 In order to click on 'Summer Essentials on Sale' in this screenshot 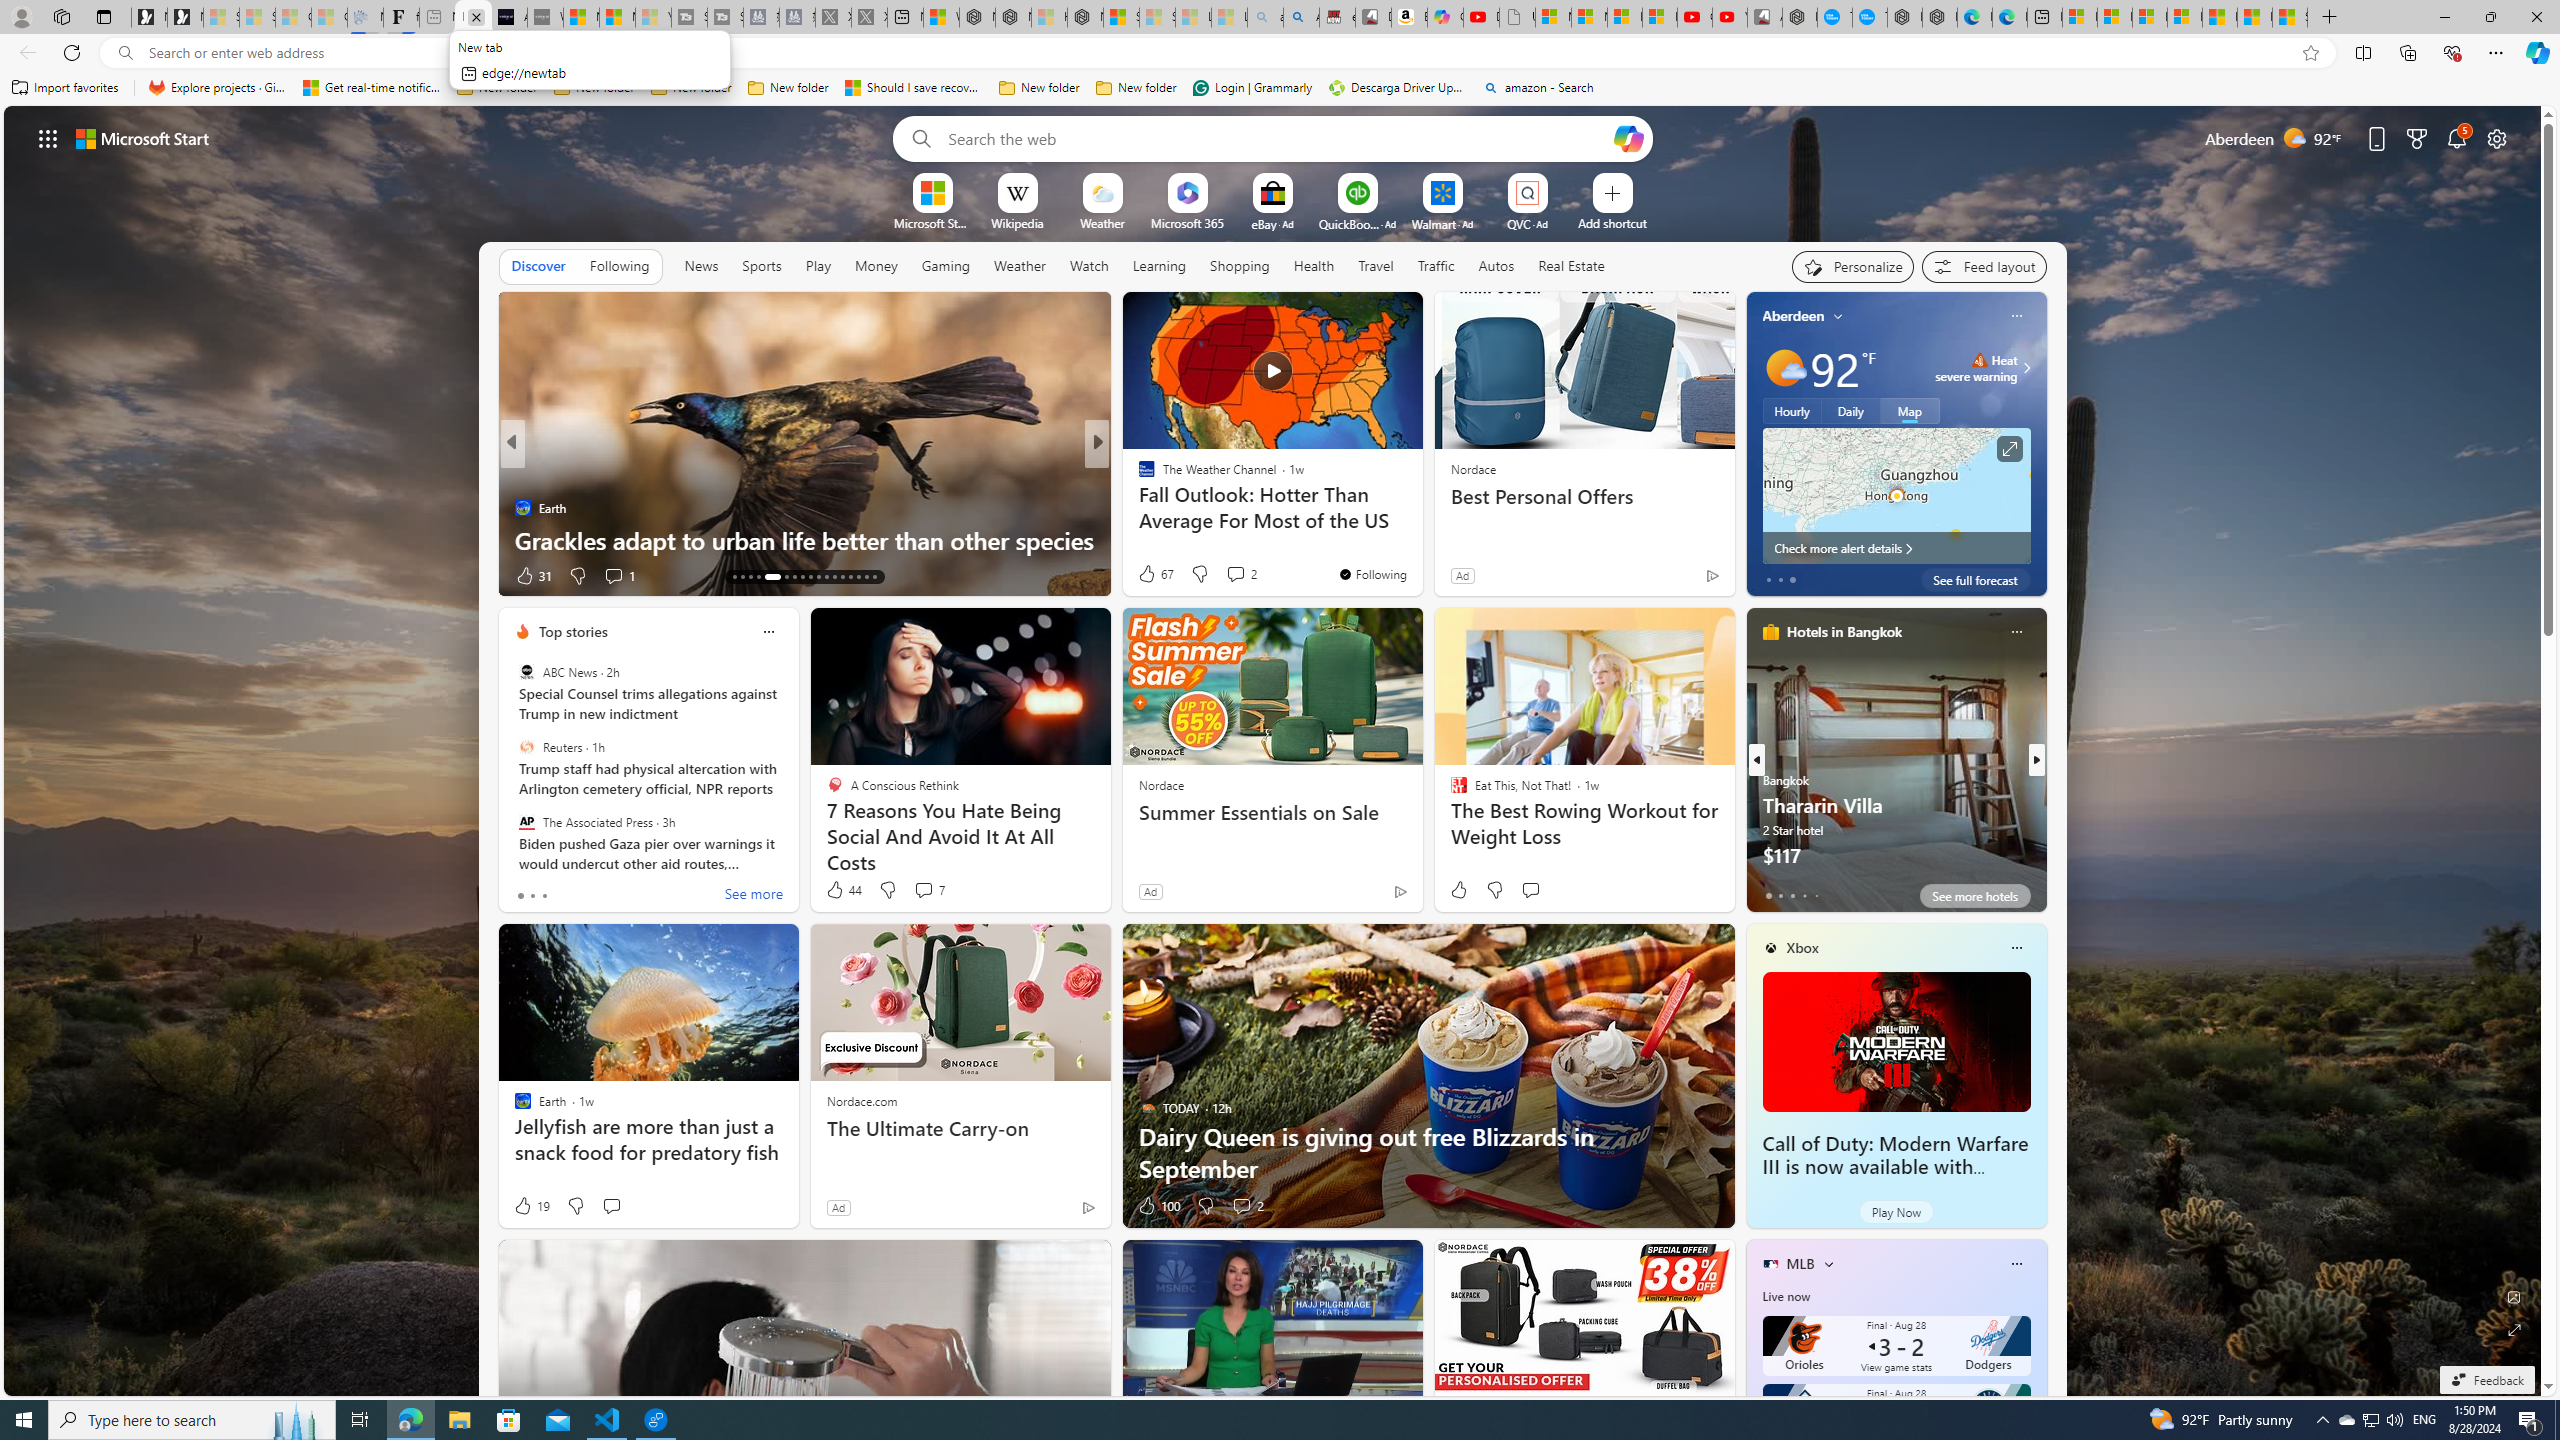, I will do `click(1272, 811)`.